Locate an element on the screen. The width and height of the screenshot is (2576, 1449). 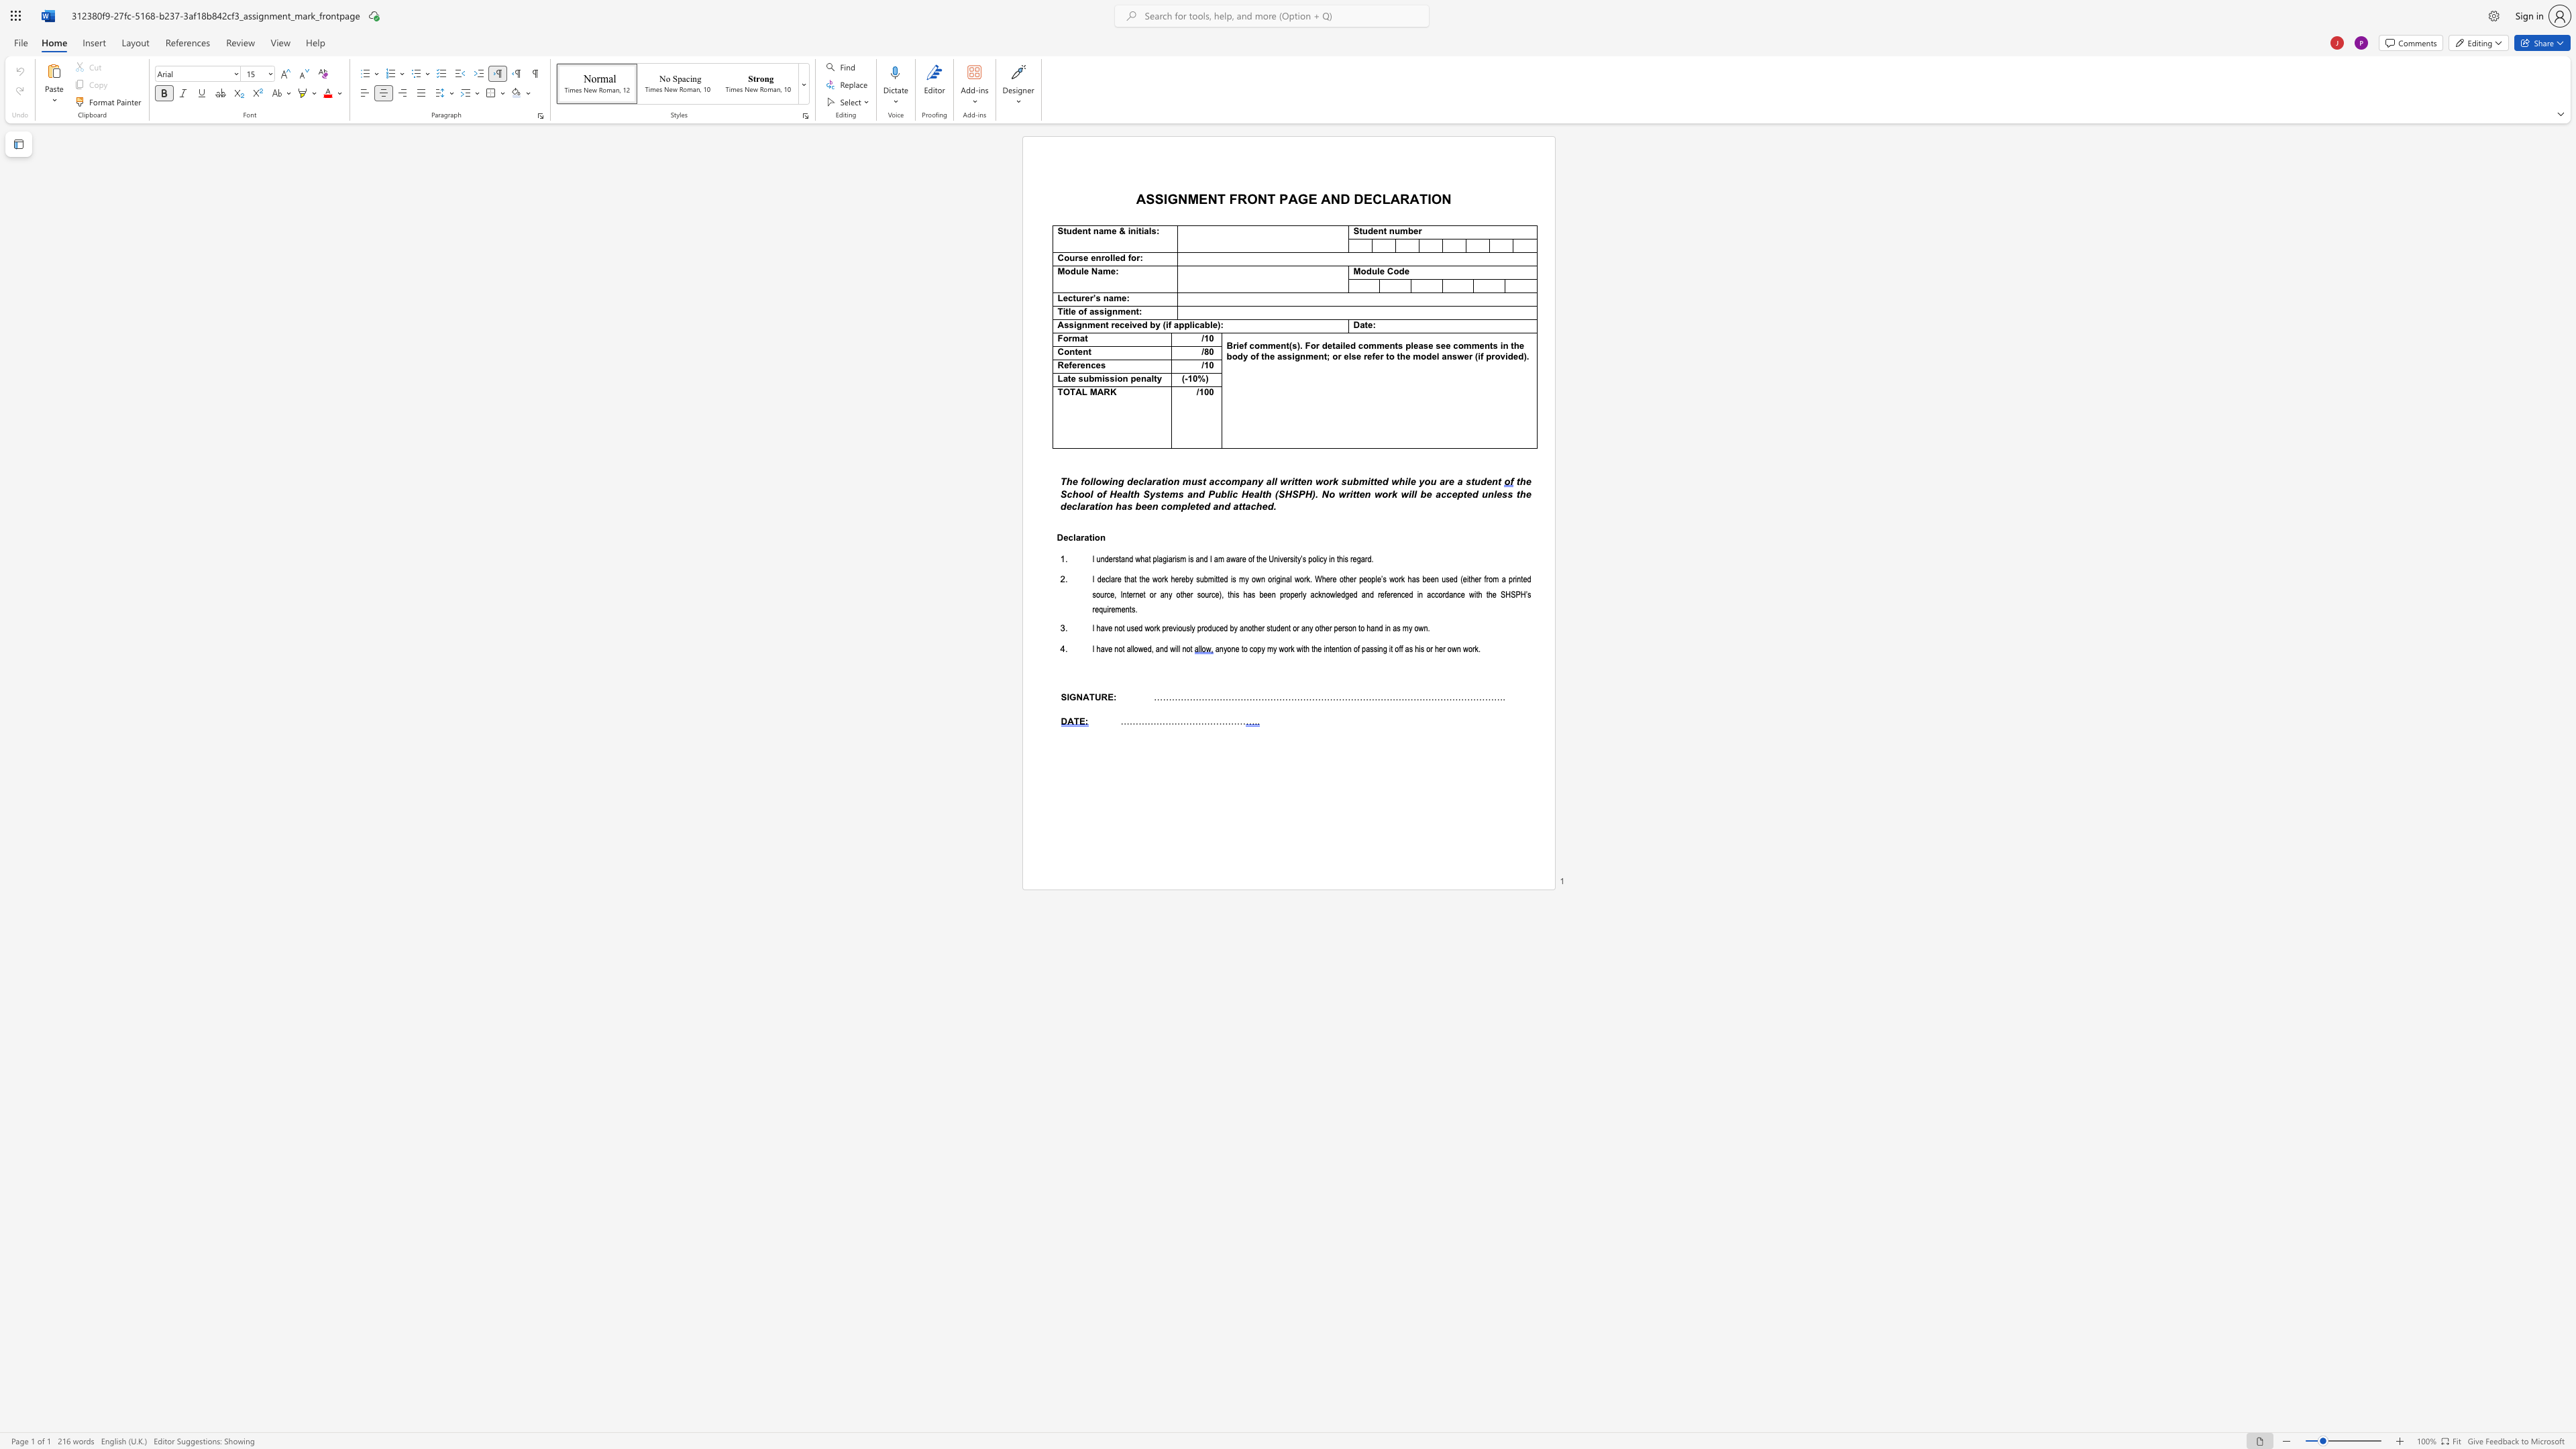
the subset text "ber" within the text "Student number" is located at coordinates (1407, 230).